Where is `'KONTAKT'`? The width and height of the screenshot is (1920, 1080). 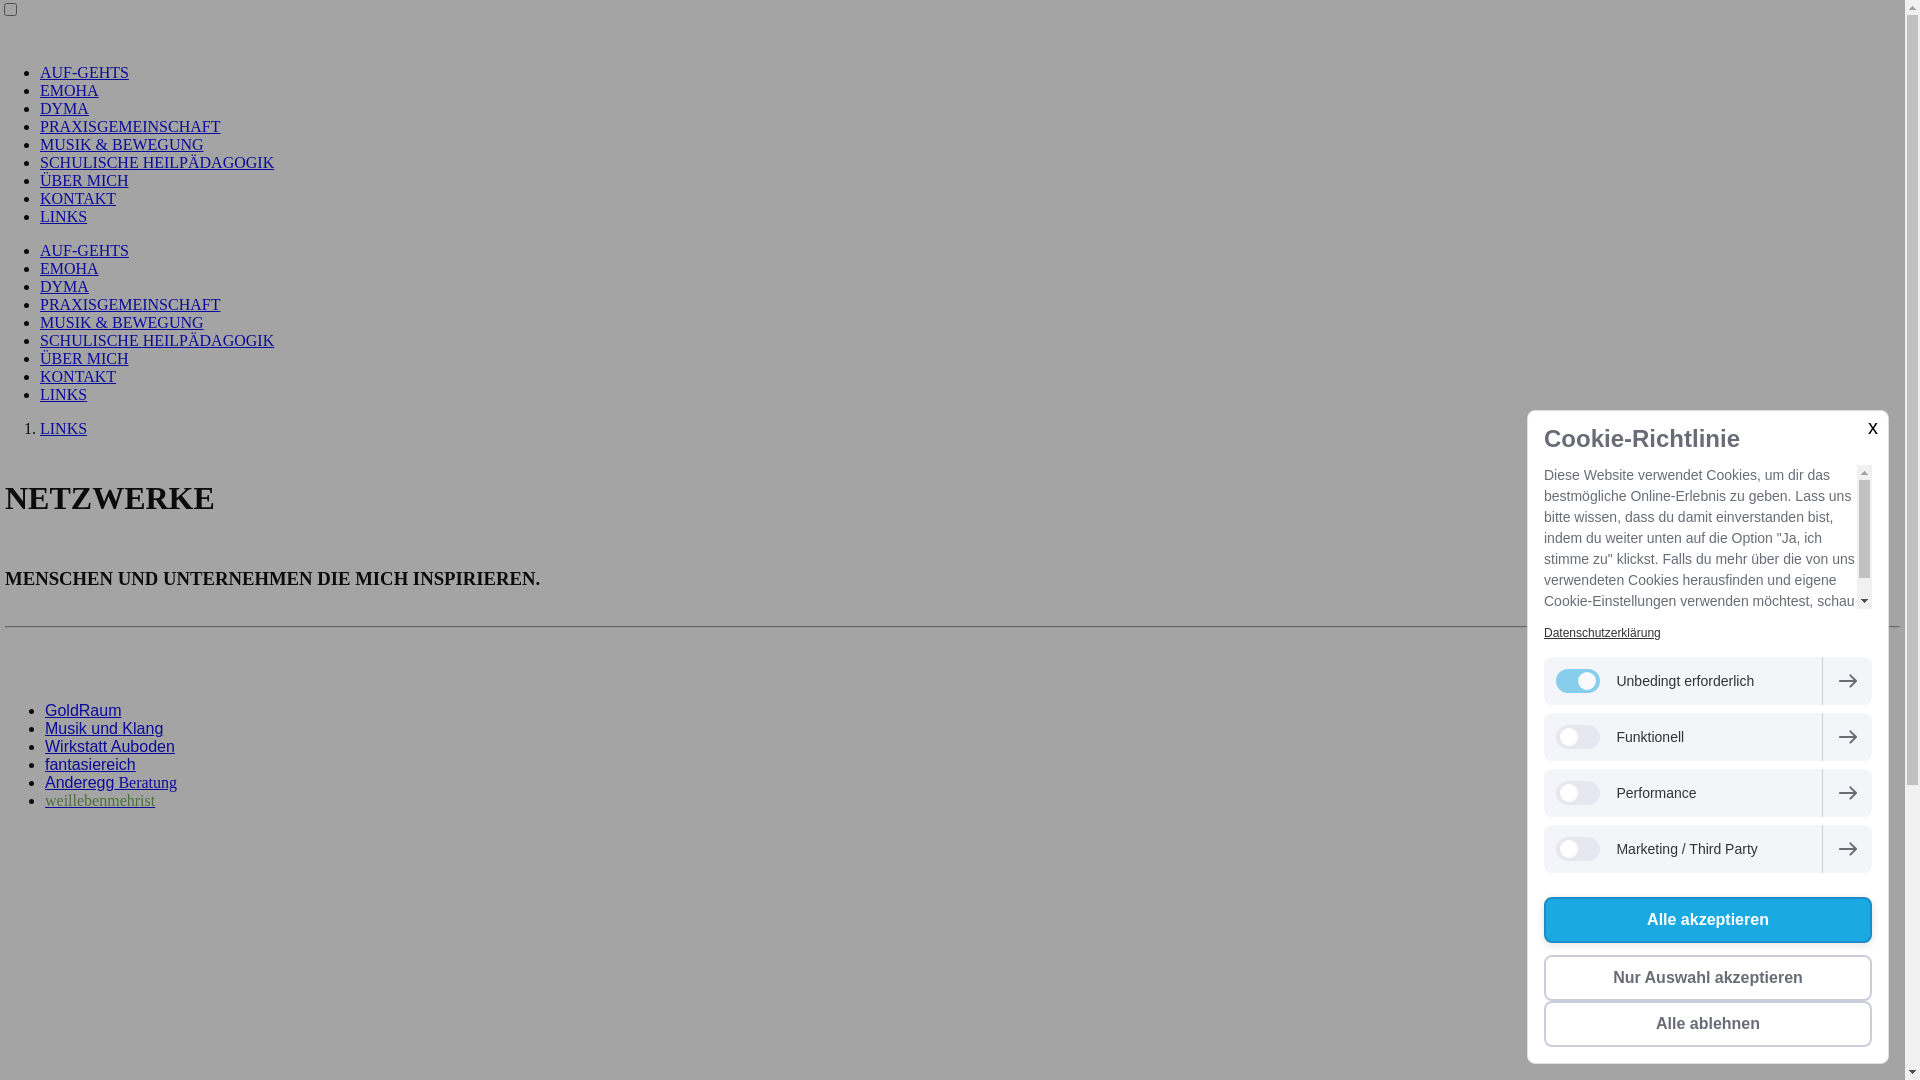
'KONTAKT' is located at coordinates (77, 198).